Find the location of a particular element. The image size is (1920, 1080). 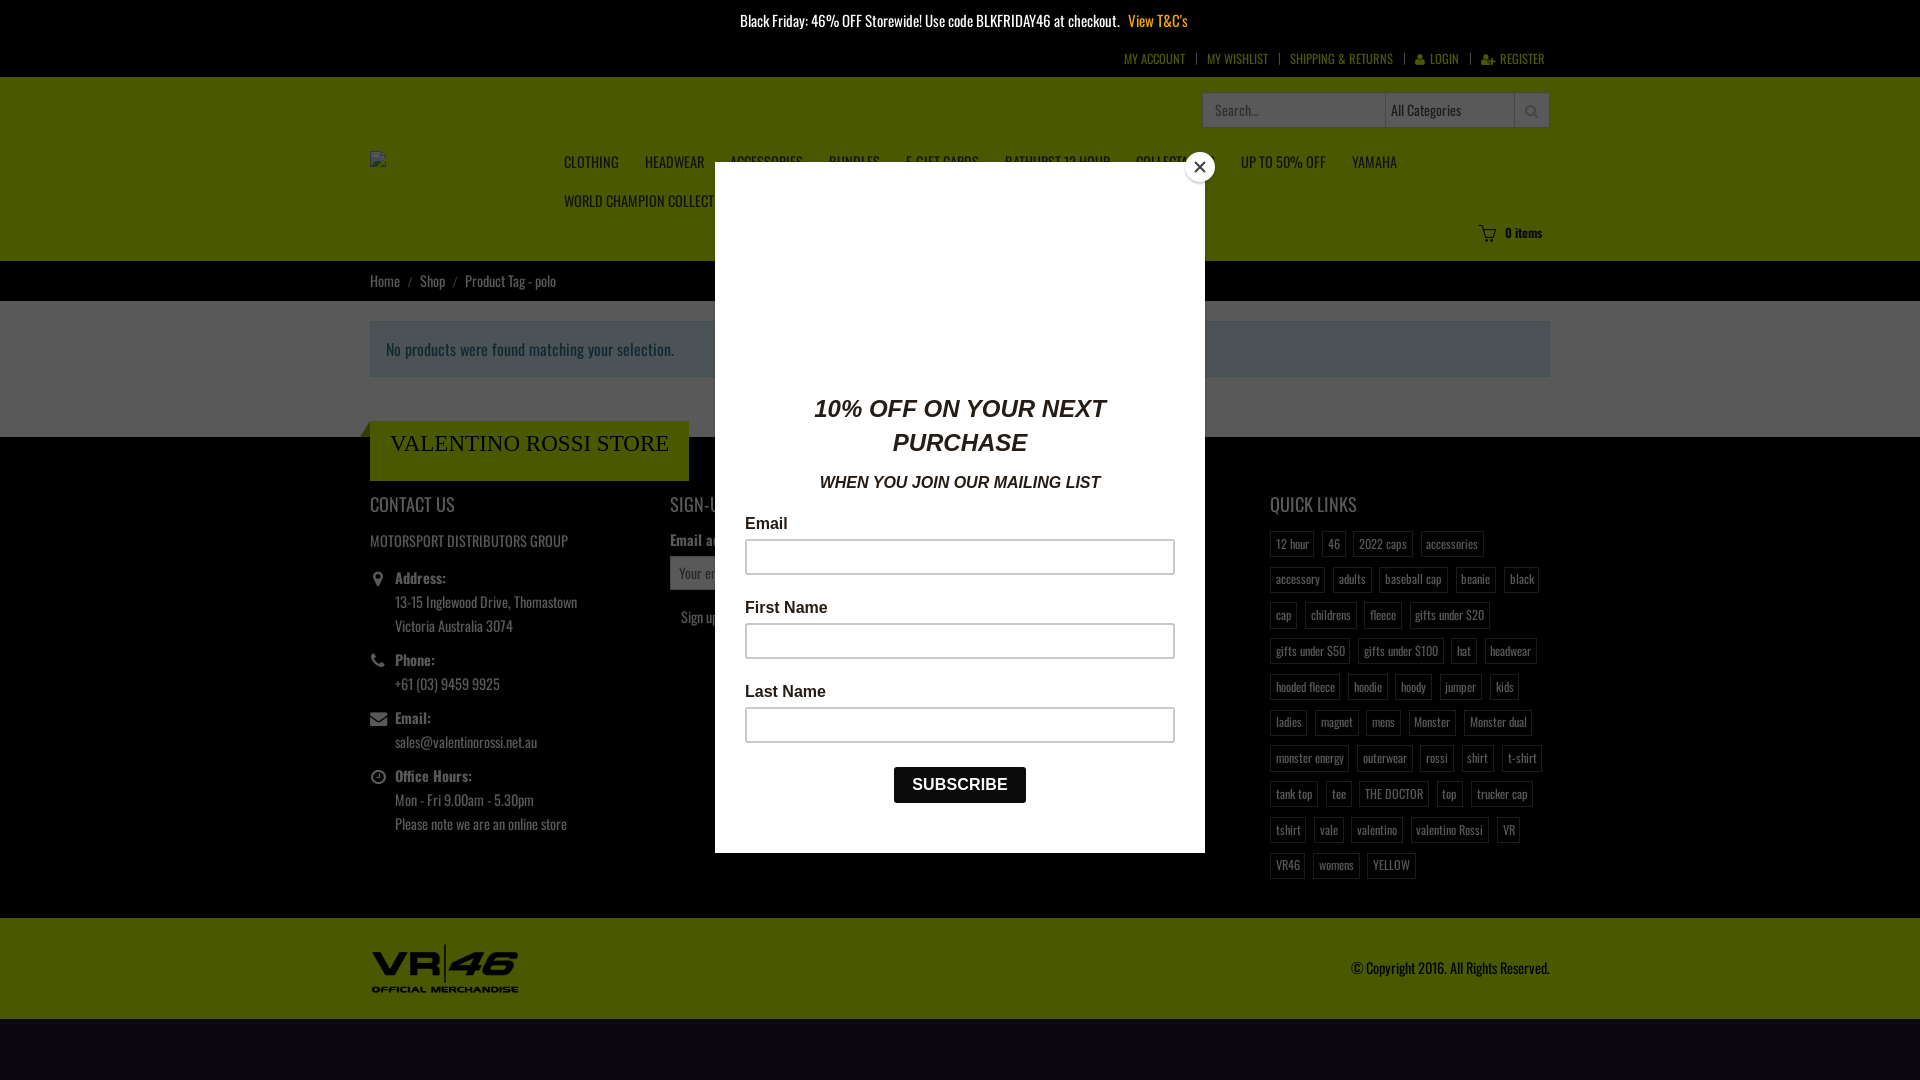

'E-GIFT CARDS' is located at coordinates (941, 160).